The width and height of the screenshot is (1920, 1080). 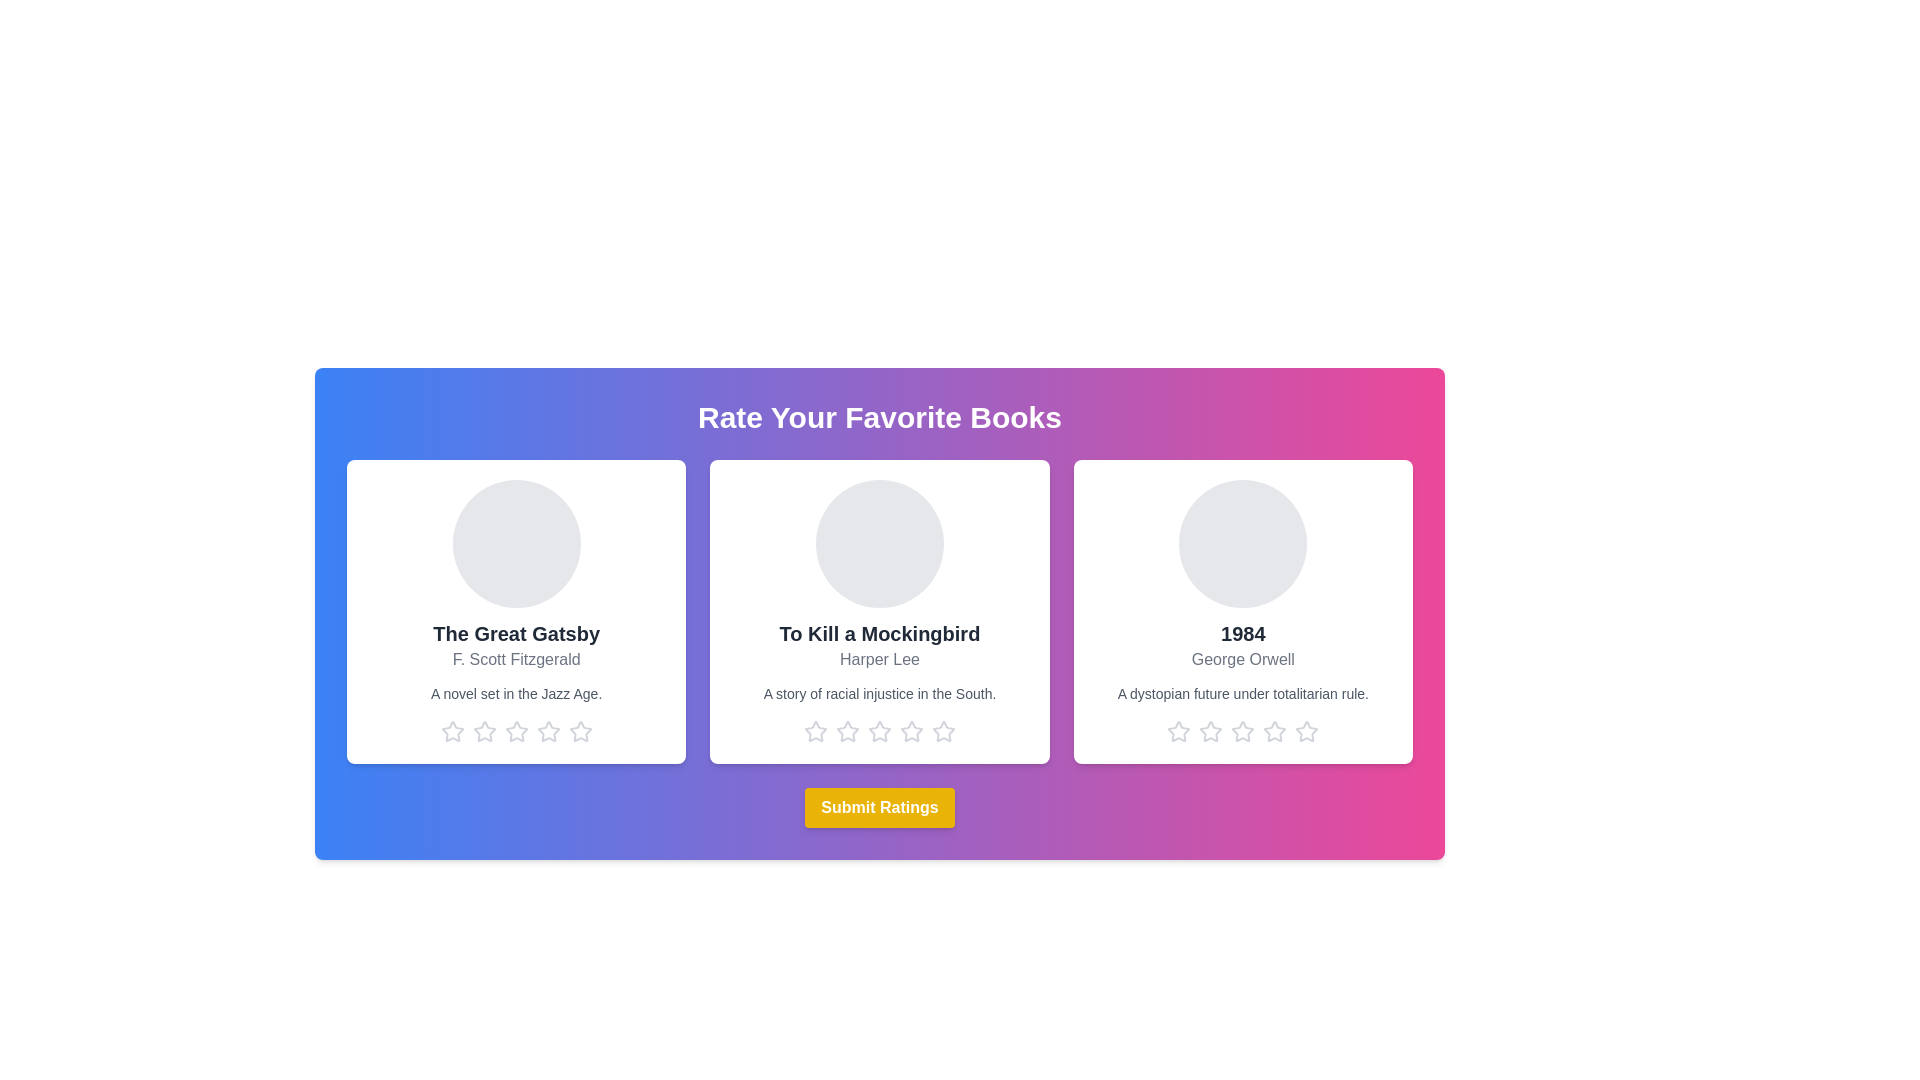 What do you see at coordinates (1210, 732) in the screenshot?
I see `the star corresponding to the rating 2 for the book titled 1984` at bounding box center [1210, 732].